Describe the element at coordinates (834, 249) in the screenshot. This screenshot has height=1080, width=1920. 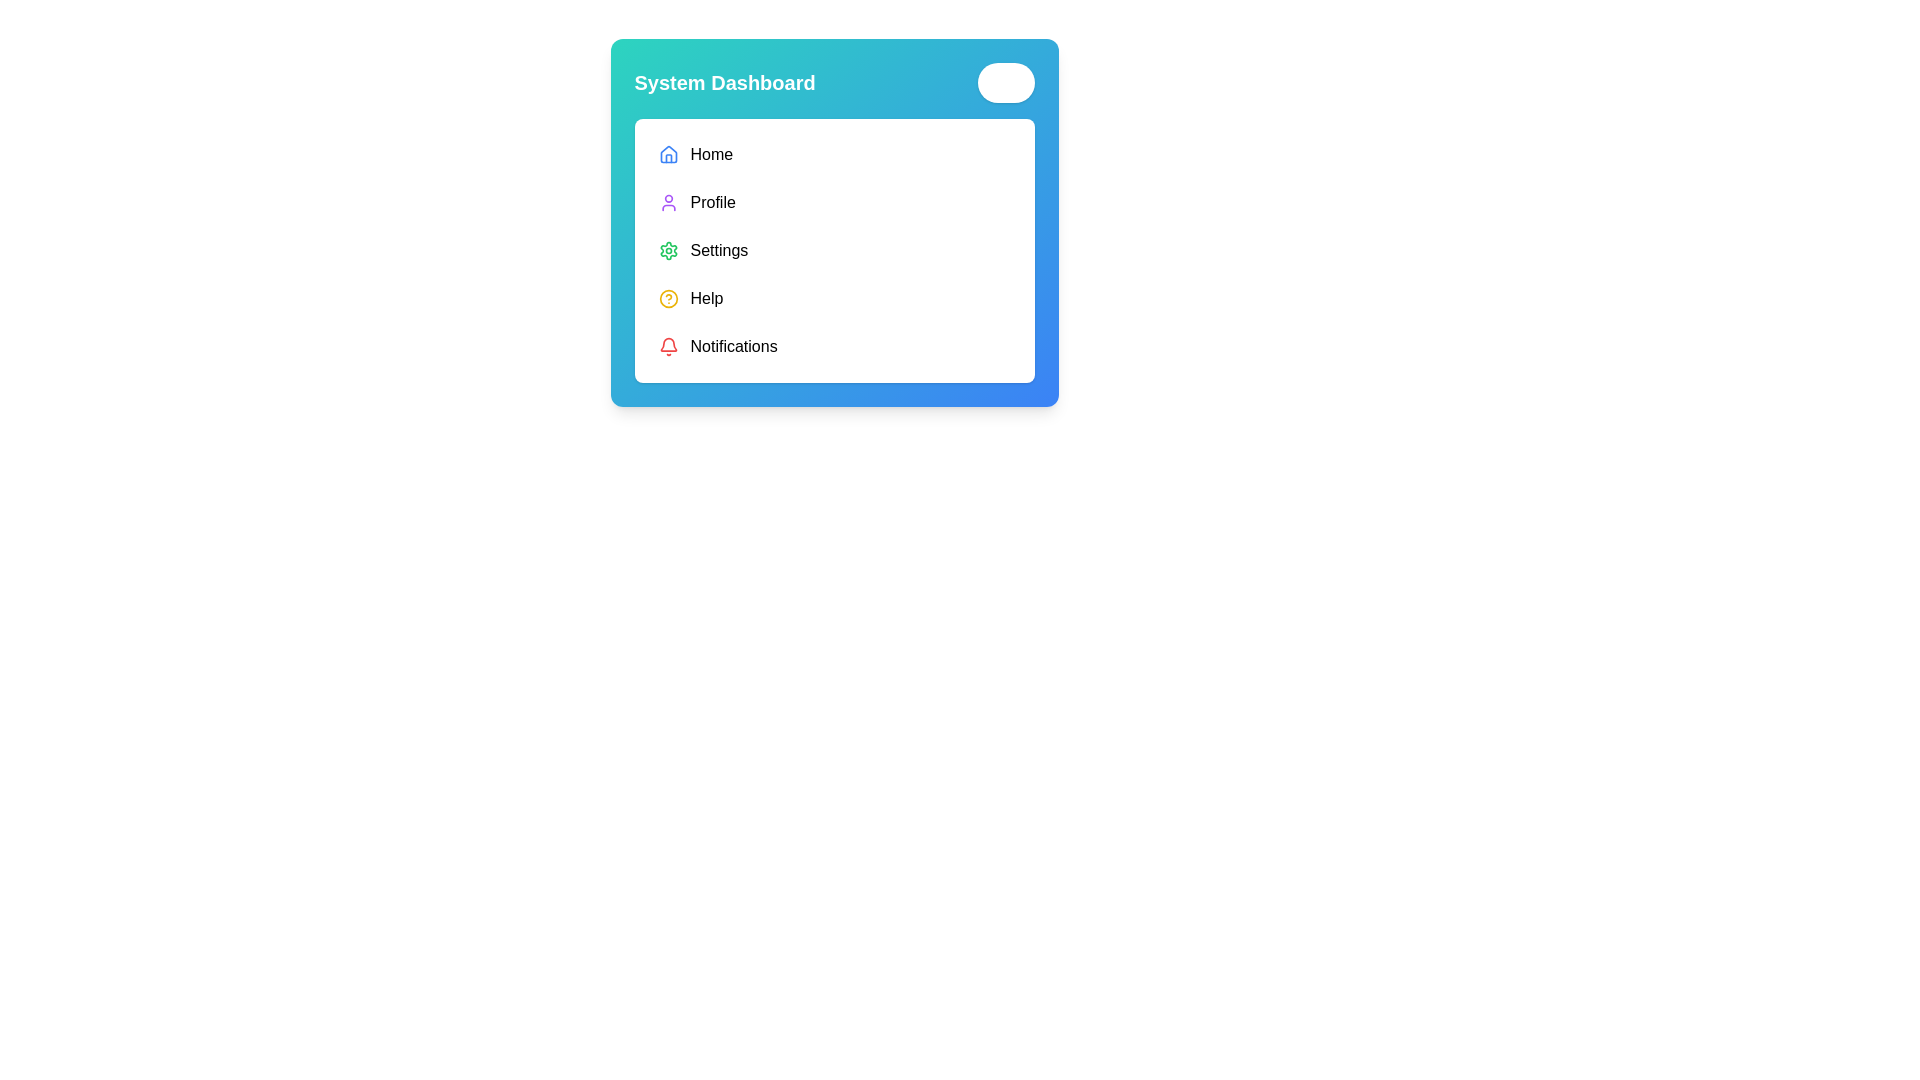
I see `a menu item in the white rounded corner Menu located within the 'System Dashboard' card` at that location.